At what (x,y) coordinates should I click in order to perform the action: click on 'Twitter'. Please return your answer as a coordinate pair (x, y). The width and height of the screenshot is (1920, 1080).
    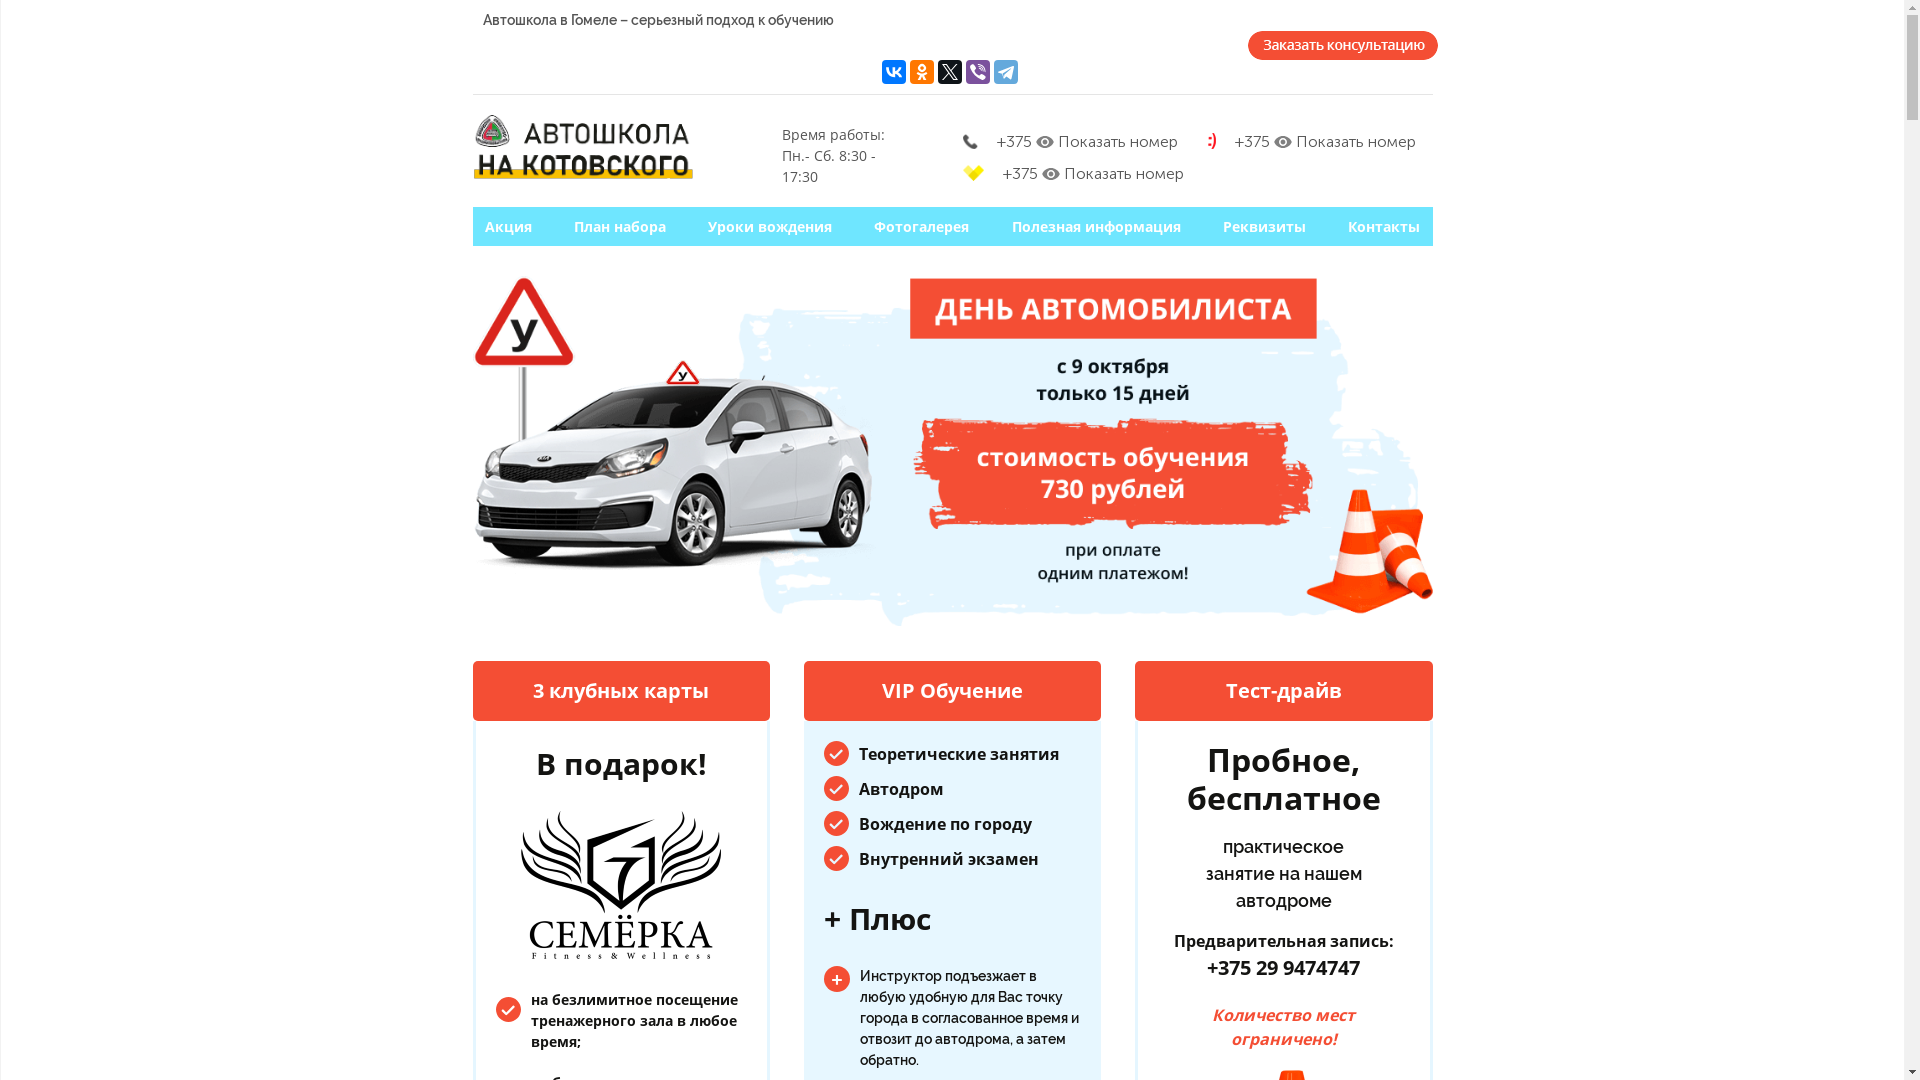
    Looking at the image, I should click on (949, 71).